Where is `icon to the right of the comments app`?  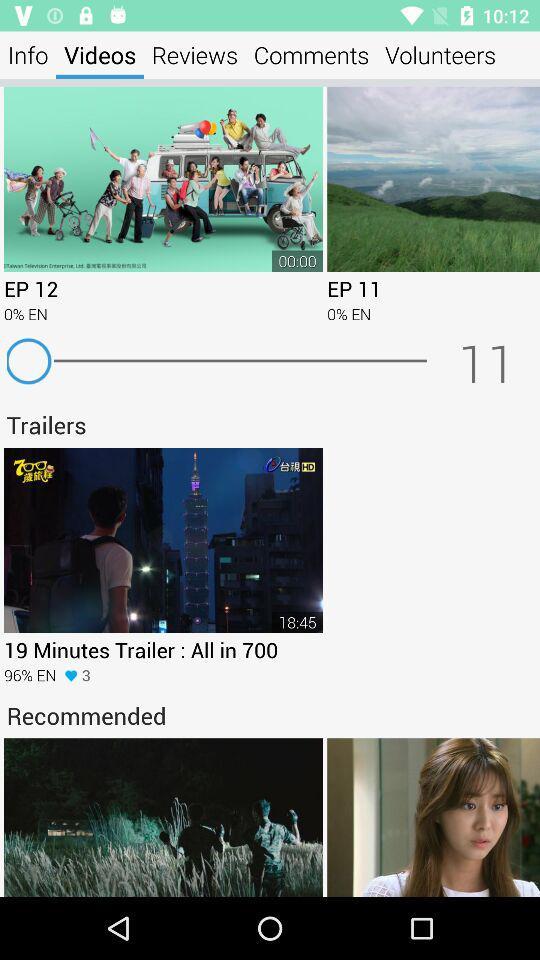 icon to the right of the comments app is located at coordinates (440, 54).